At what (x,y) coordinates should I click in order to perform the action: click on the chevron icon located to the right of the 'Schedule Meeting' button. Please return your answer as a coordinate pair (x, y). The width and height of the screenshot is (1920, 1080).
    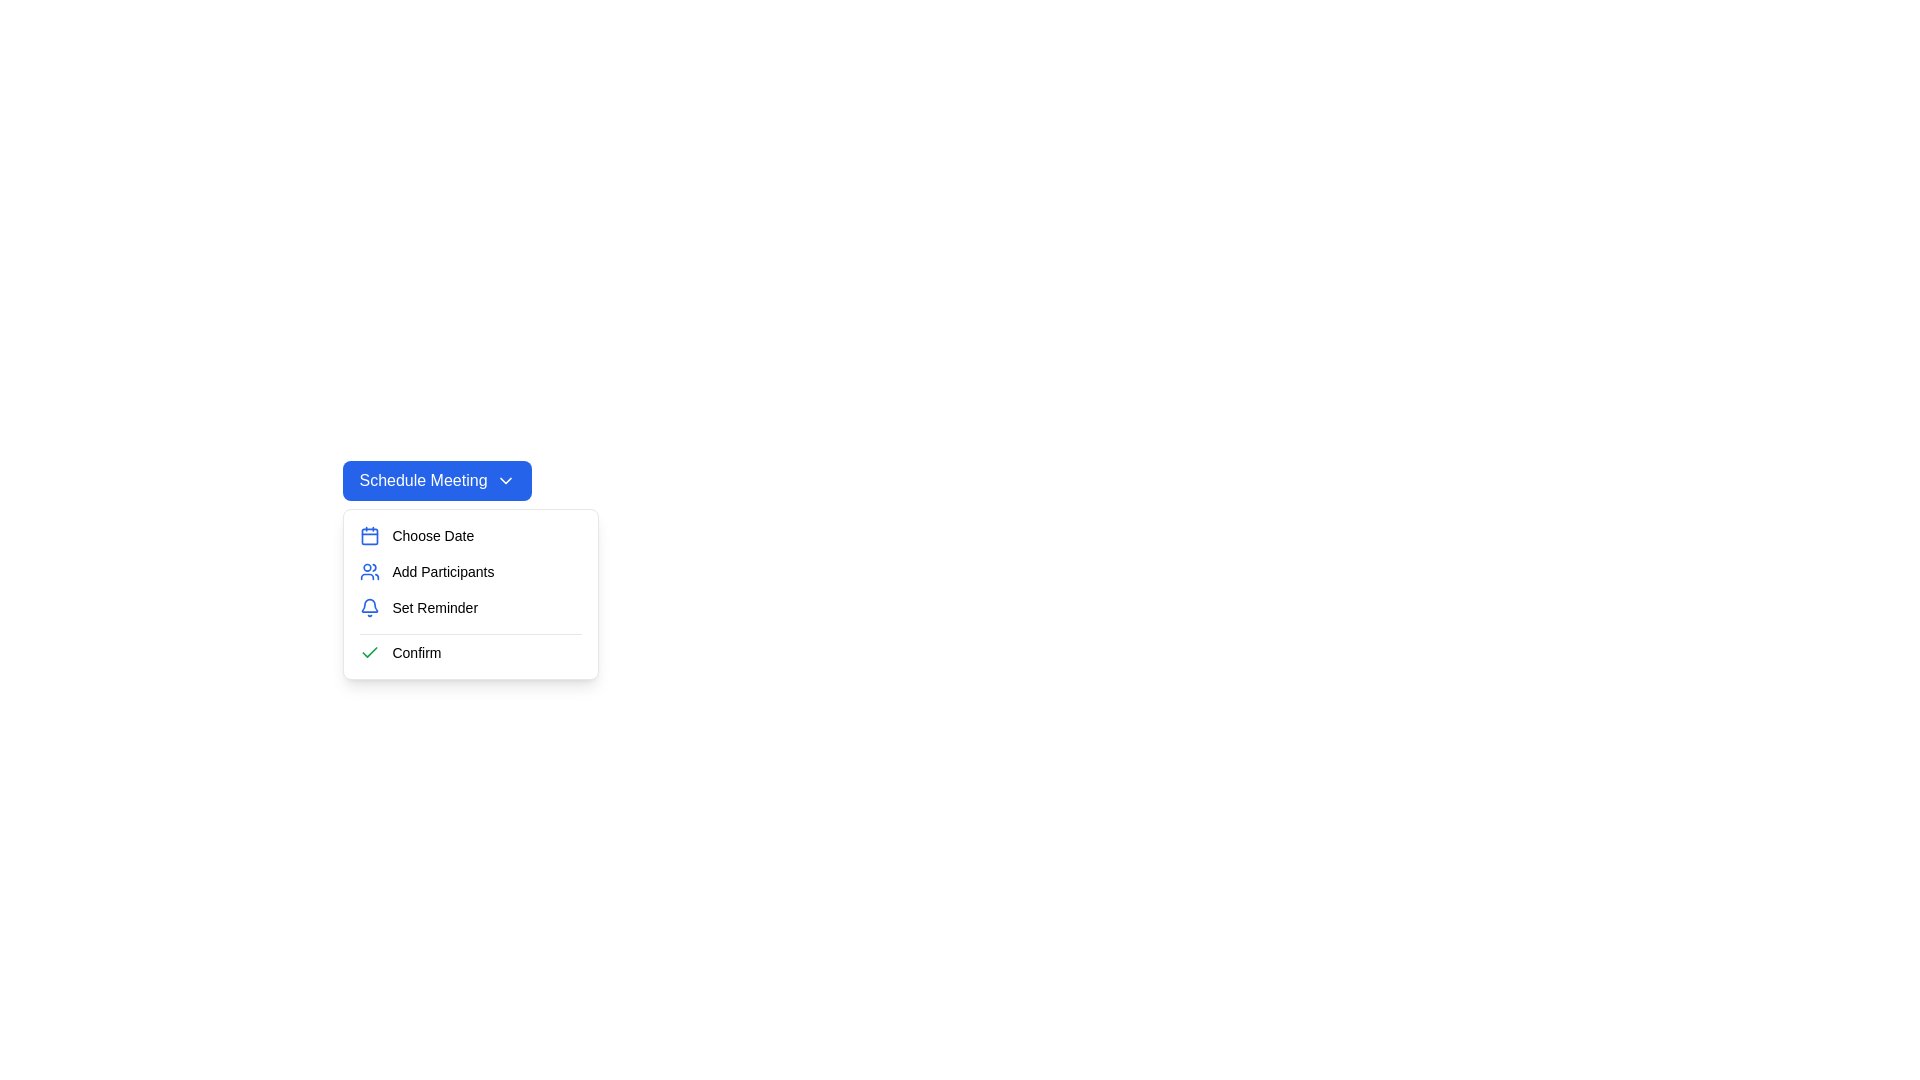
    Looking at the image, I should click on (505, 481).